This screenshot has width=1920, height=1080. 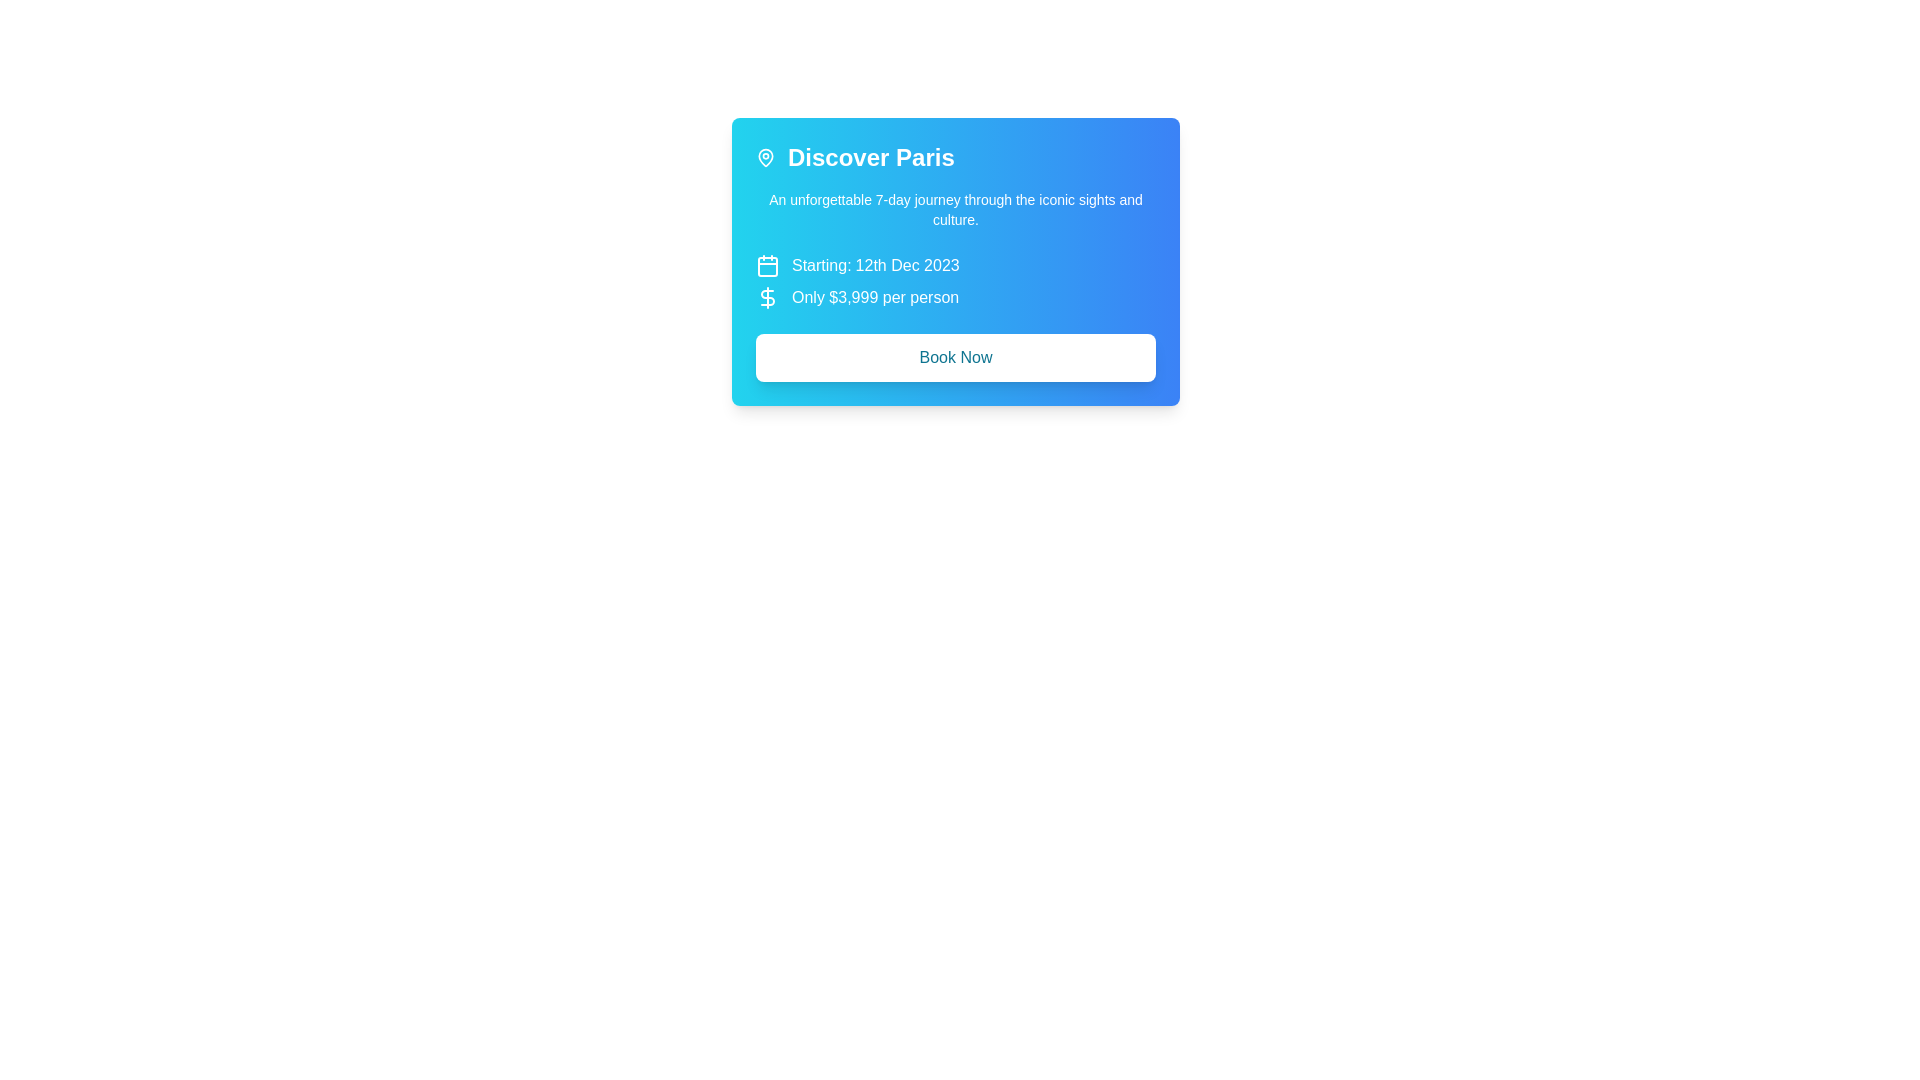 I want to click on the text label that states 'An unforgettable 7-day journey through the iconic sights and culture', which is styled with a white font on a light blue-gradient background and positioned below the title 'Discover Paris', so click(x=954, y=209).